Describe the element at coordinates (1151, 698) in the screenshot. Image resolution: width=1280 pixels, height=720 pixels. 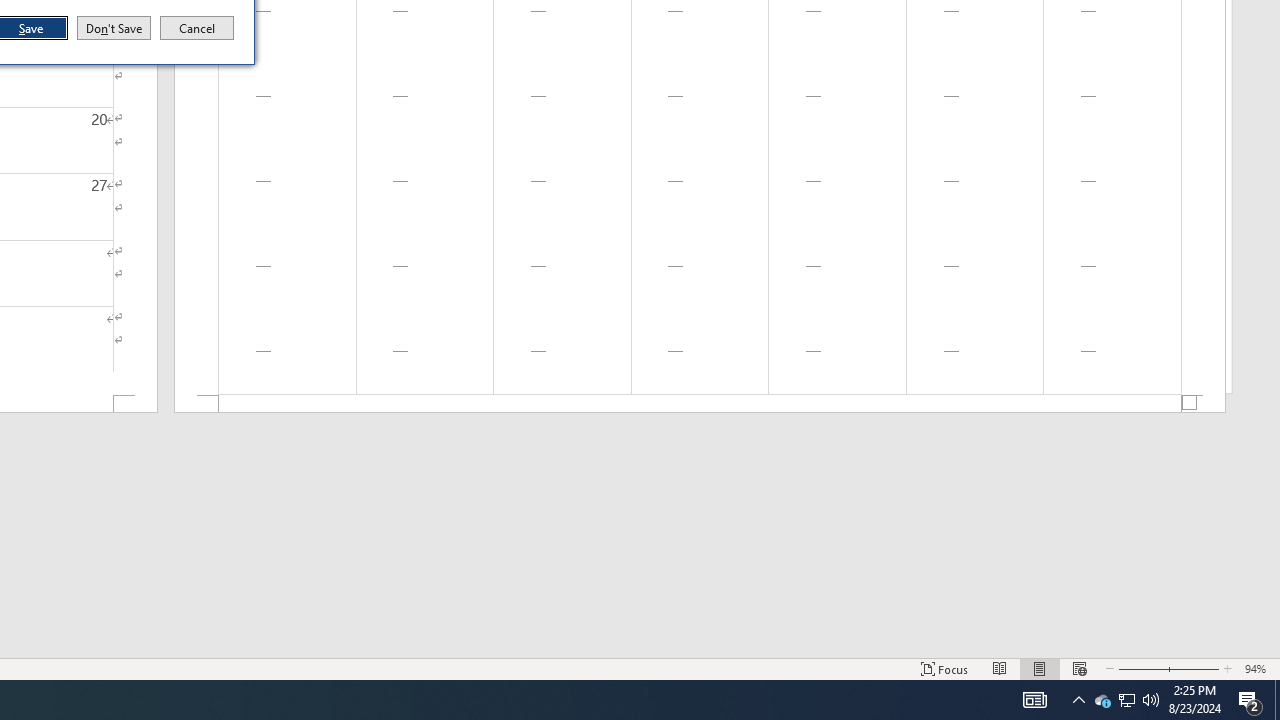
I see `'Q2790: 100%'` at that location.